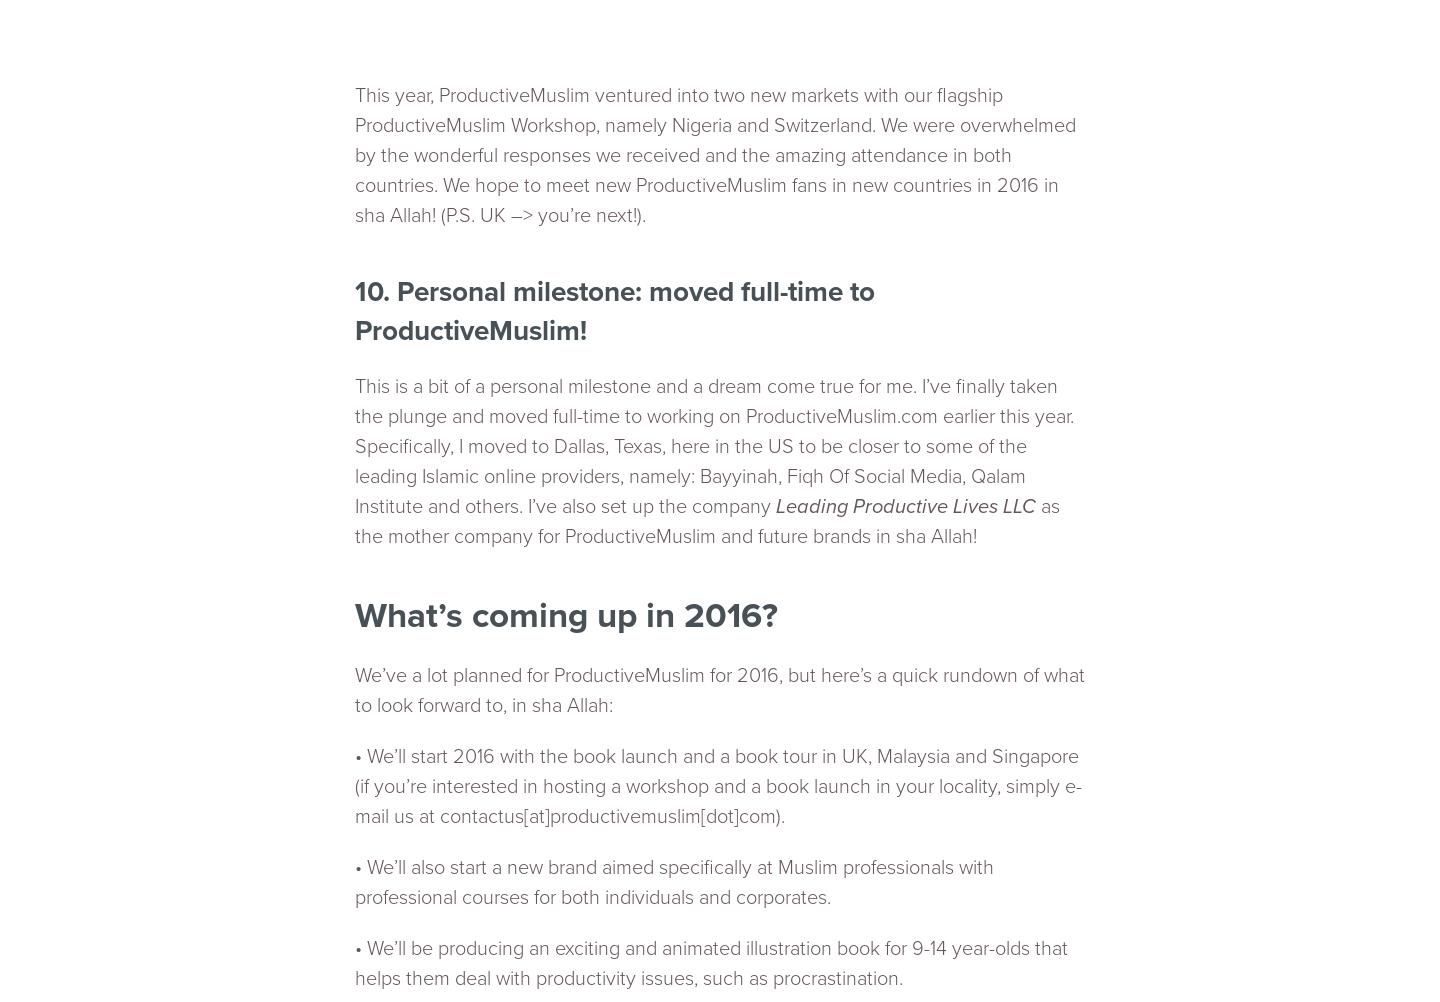 The height and width of the screenshot is (1002, 1440). What do you see at coordinates (566, 615) in the screenshot?
I see `'What’s coming up in 2016?'` at bounding box center [566, 615].